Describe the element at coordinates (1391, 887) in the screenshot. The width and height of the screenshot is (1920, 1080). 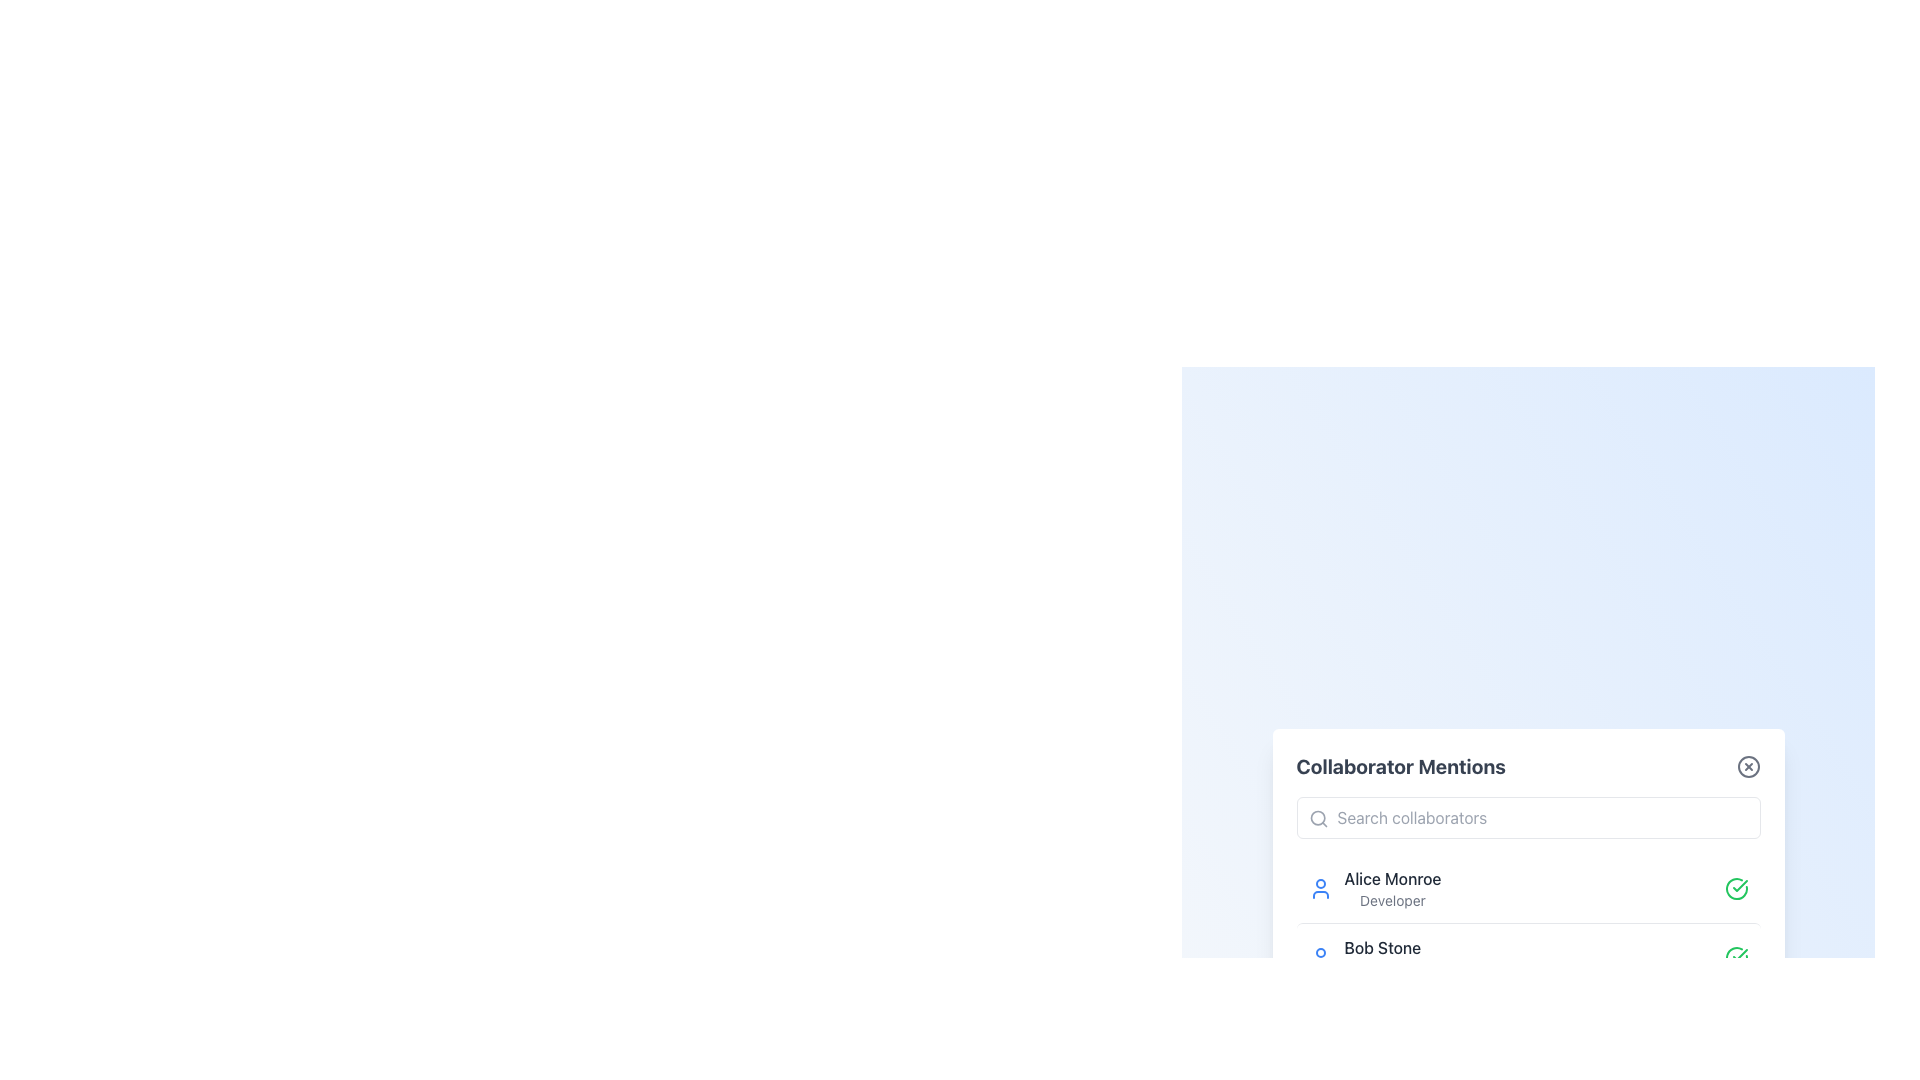
I see `the first item` at that location.